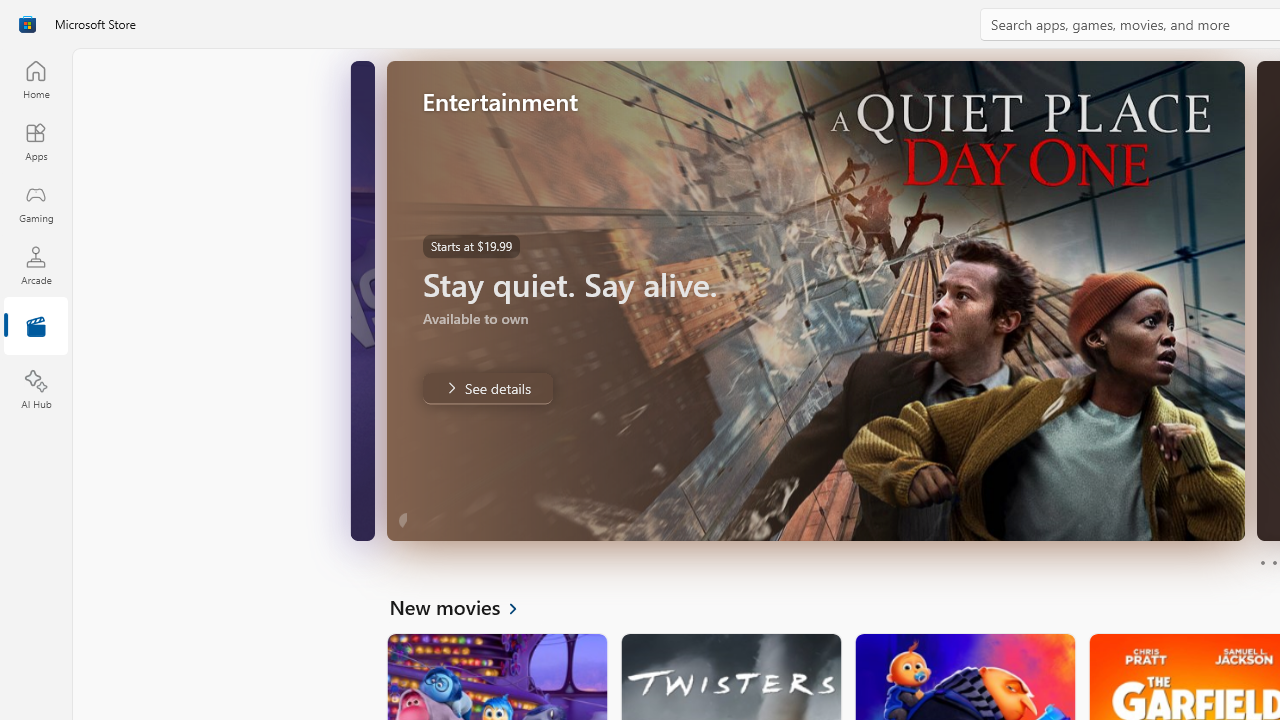  What do you see at coordinates (464, 605) in the screenshot?
I see `'See all  New movies'` at bounding box center [464, 605].